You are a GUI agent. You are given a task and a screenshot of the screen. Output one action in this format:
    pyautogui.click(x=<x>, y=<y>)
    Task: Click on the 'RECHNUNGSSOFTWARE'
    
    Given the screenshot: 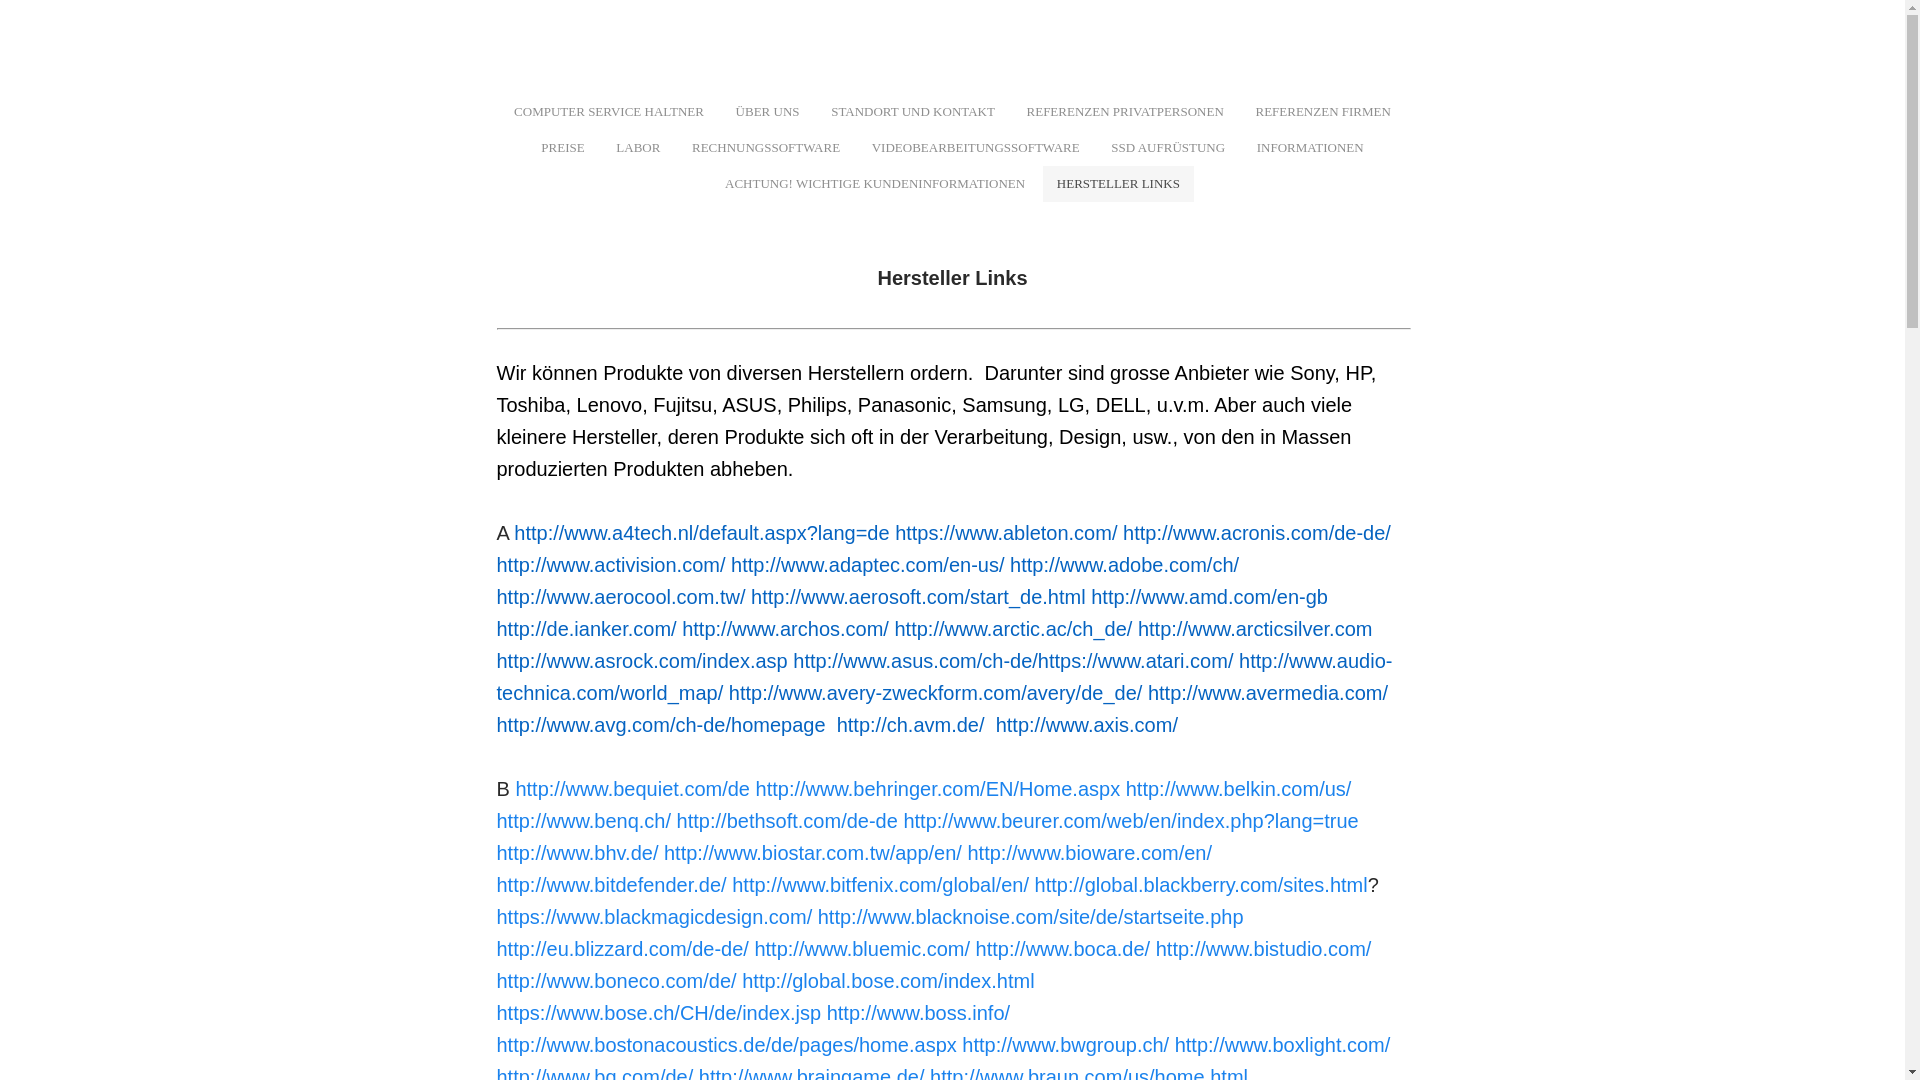 What is the action you would take?
    pyautogui.click(x=765, y=146)
    